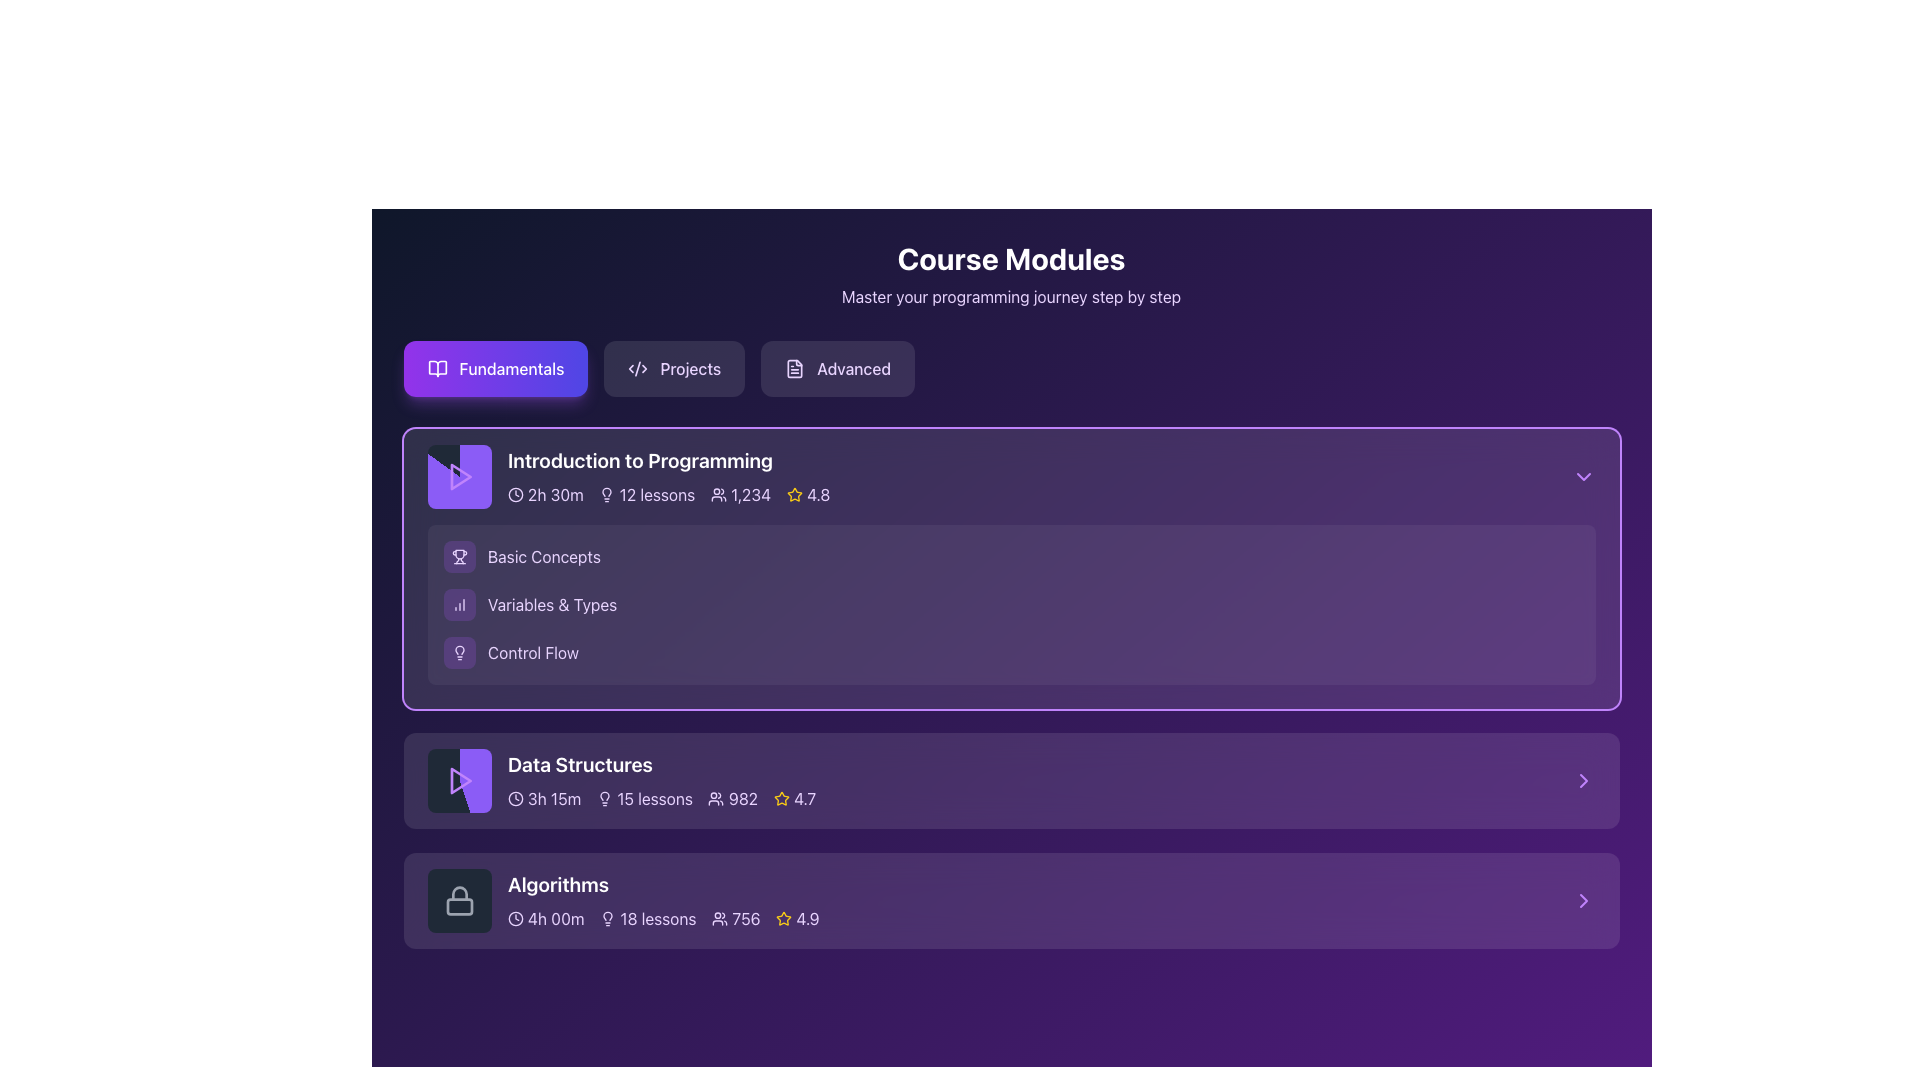 The width and height of the screenshot is (1920, 1080). Describe the element at coordinates (780, 797) in the screenshot. I see `the Rating star icon located in the 'Data Structures' section` at that location.